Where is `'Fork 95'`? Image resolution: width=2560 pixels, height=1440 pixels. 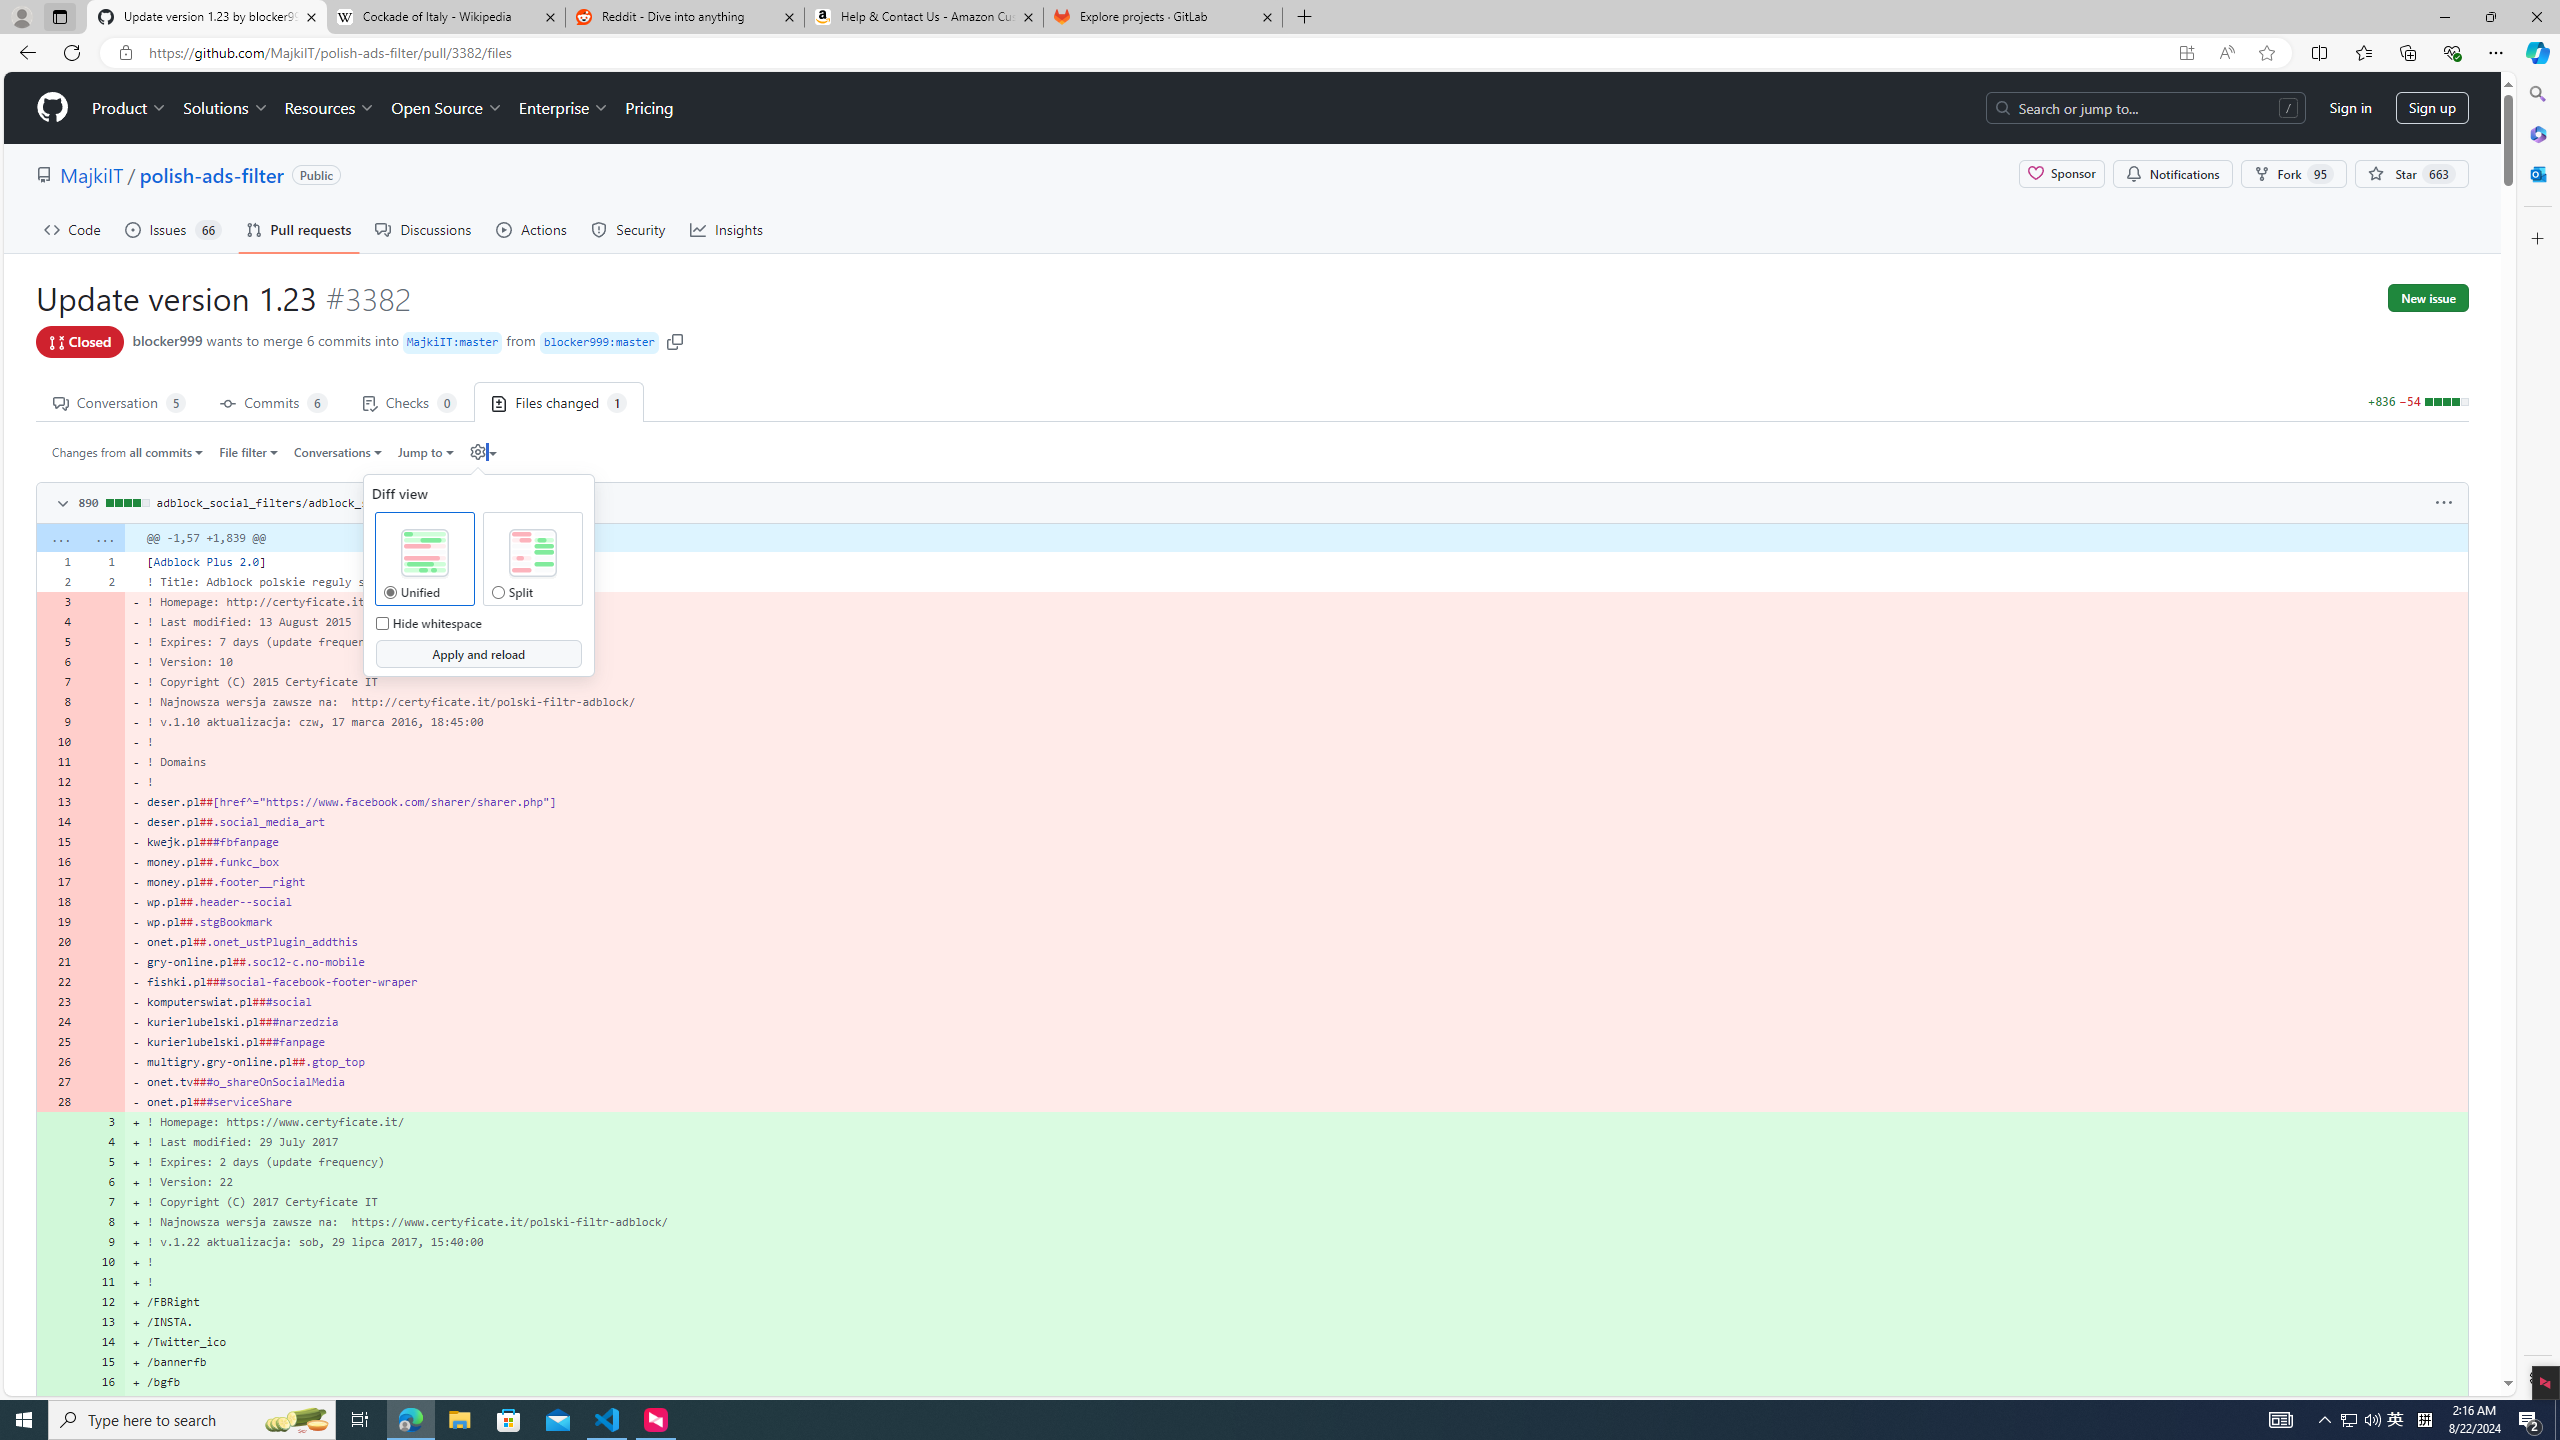
'Fork 95' is located at coordinates (2292, 173).